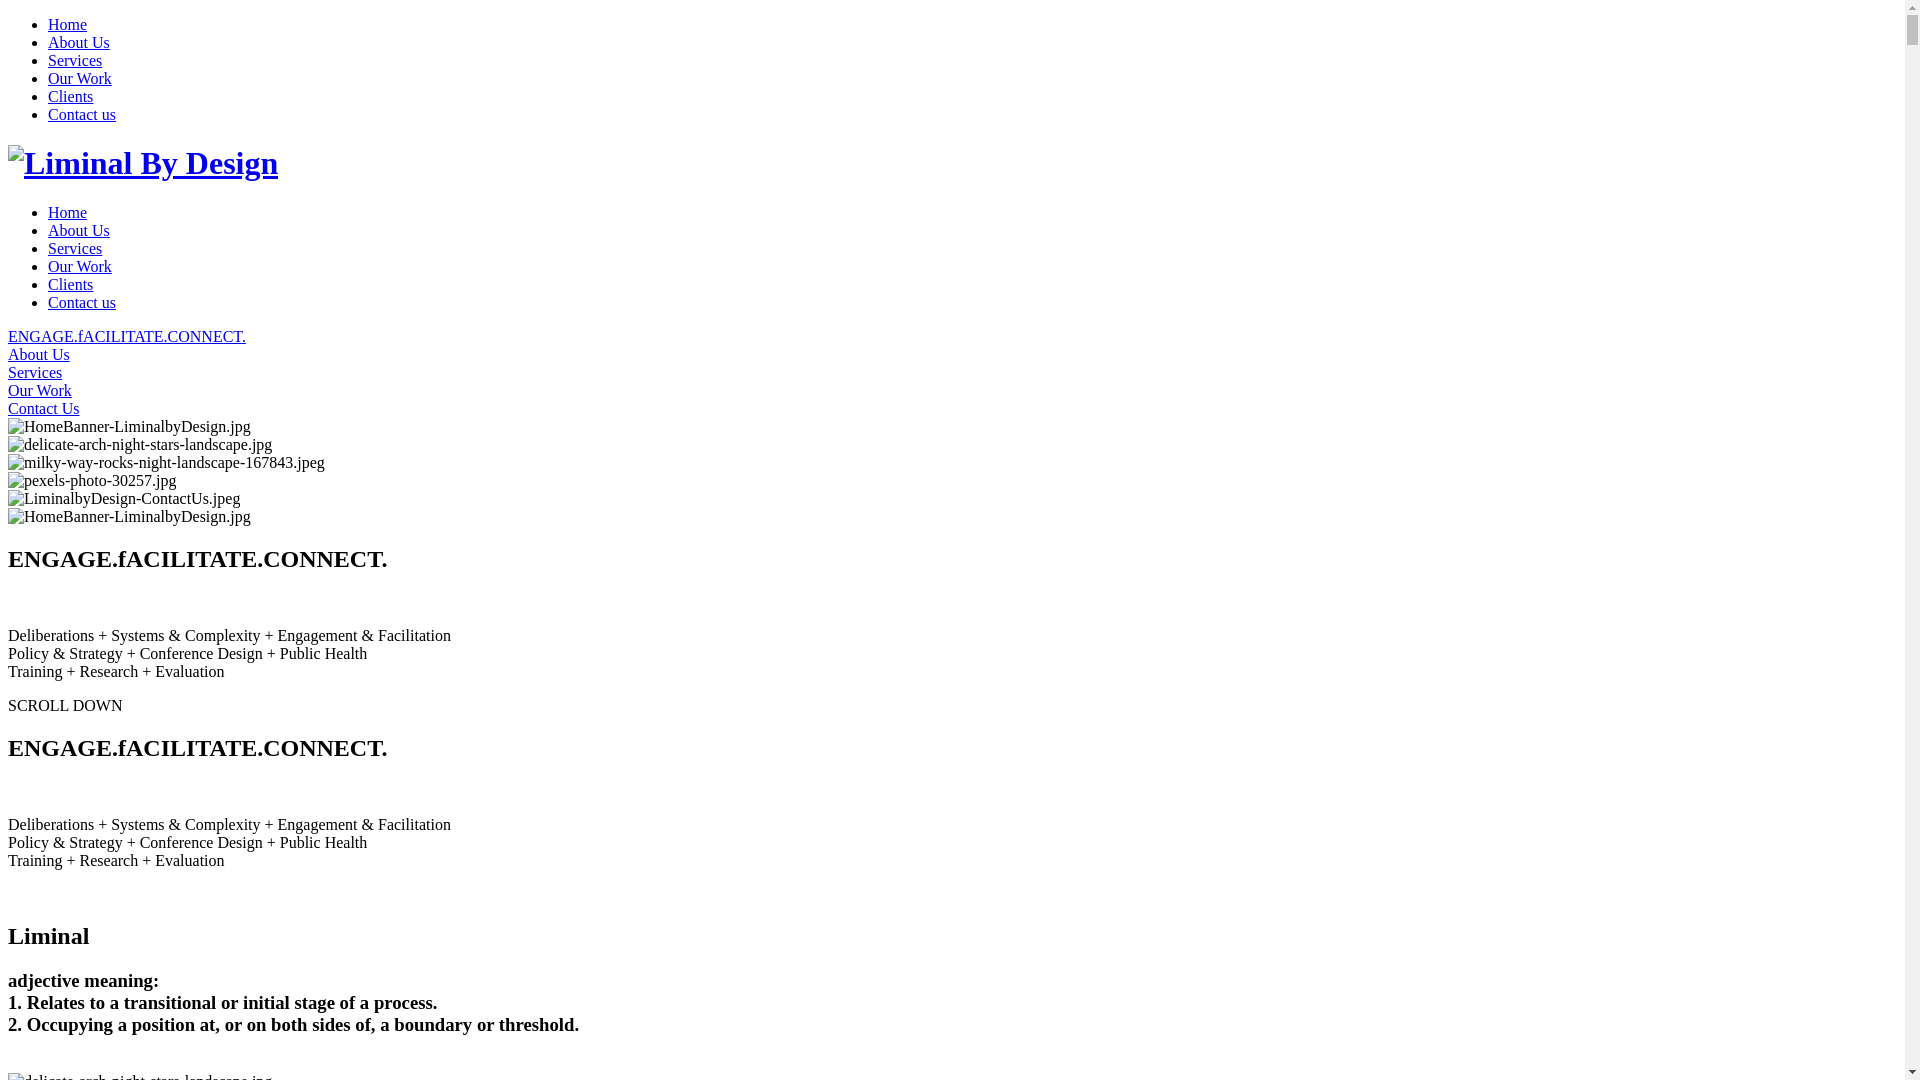  What do you see at coordinates (75, 247) in the screenshot?
I see `'Services'` at bounding box center [75, 247].